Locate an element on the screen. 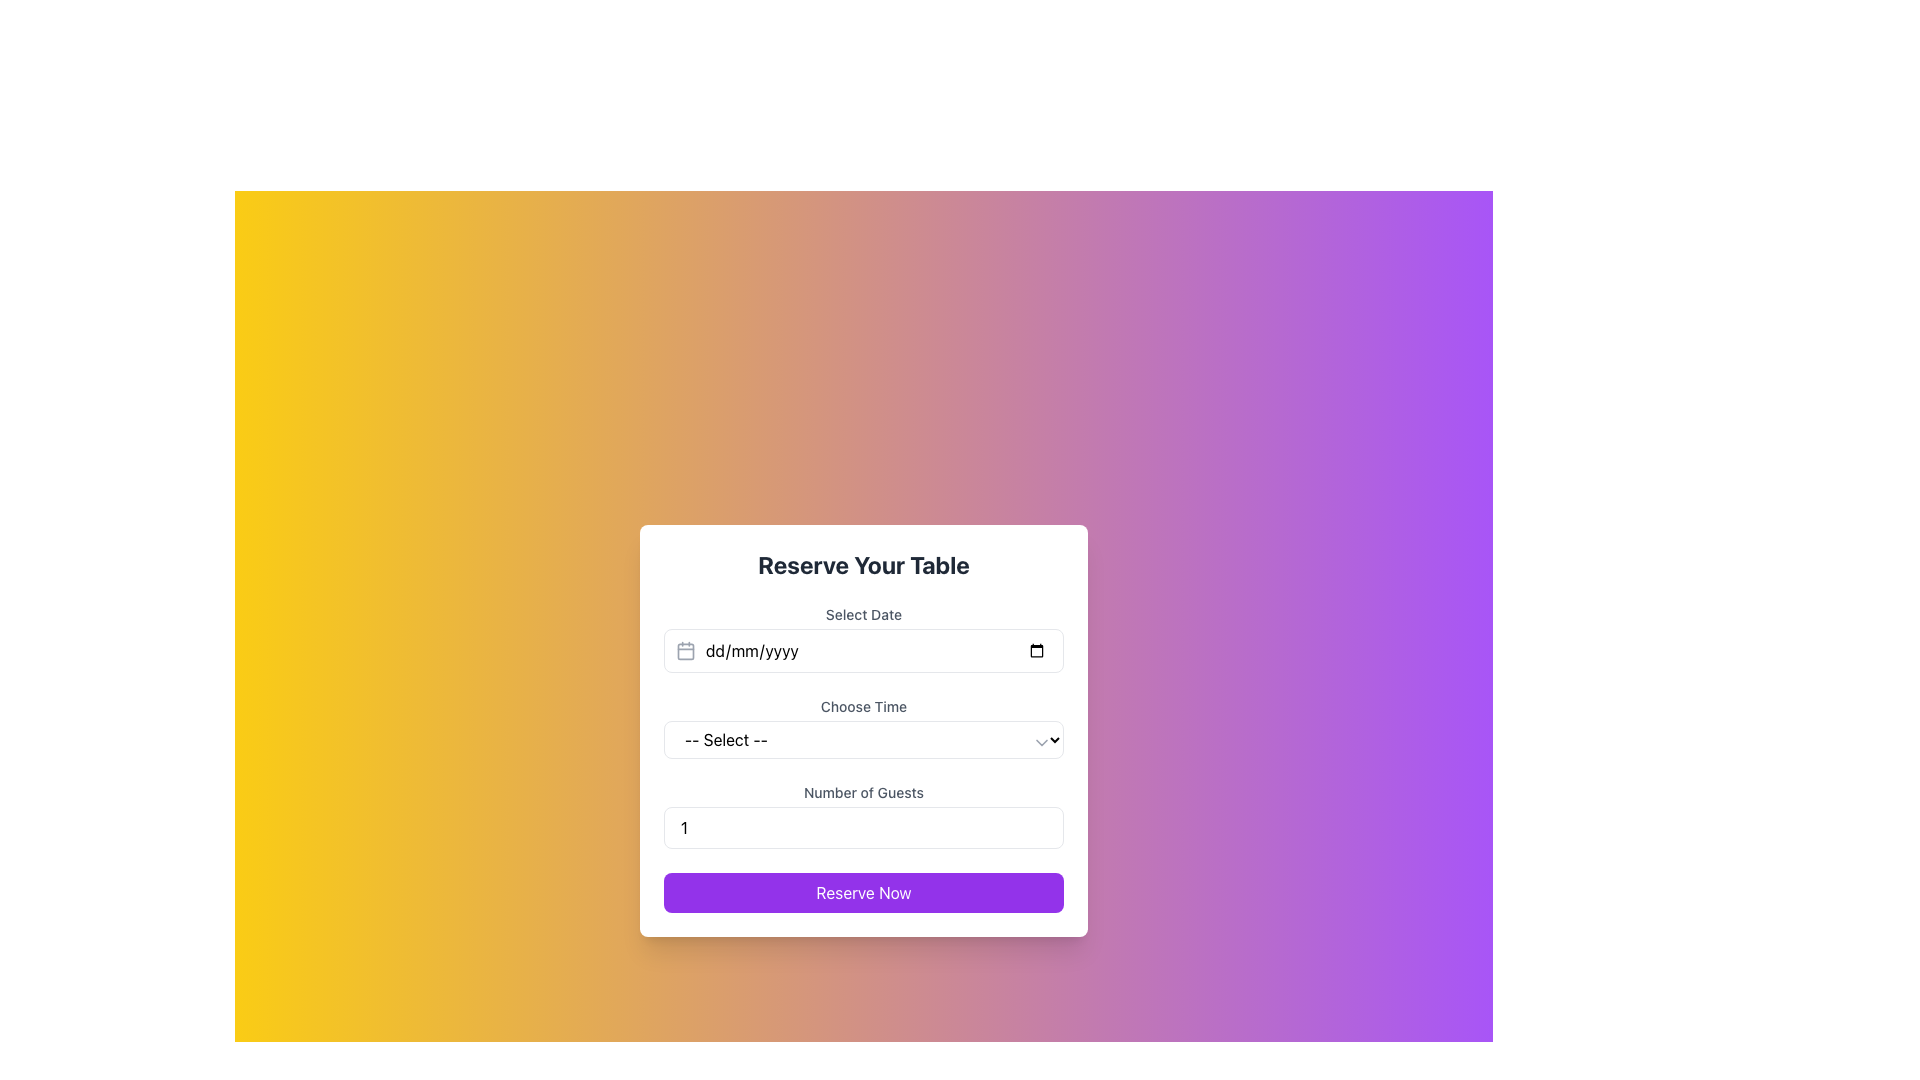 This screenshot has height=1080, width=1920. the dropdown menu for selecting a time, which is located in the middle of the 'Reserve Your Table' form, between the 'Select Date' and 'Number of Guests' fields is located at coordinates (864, 728).